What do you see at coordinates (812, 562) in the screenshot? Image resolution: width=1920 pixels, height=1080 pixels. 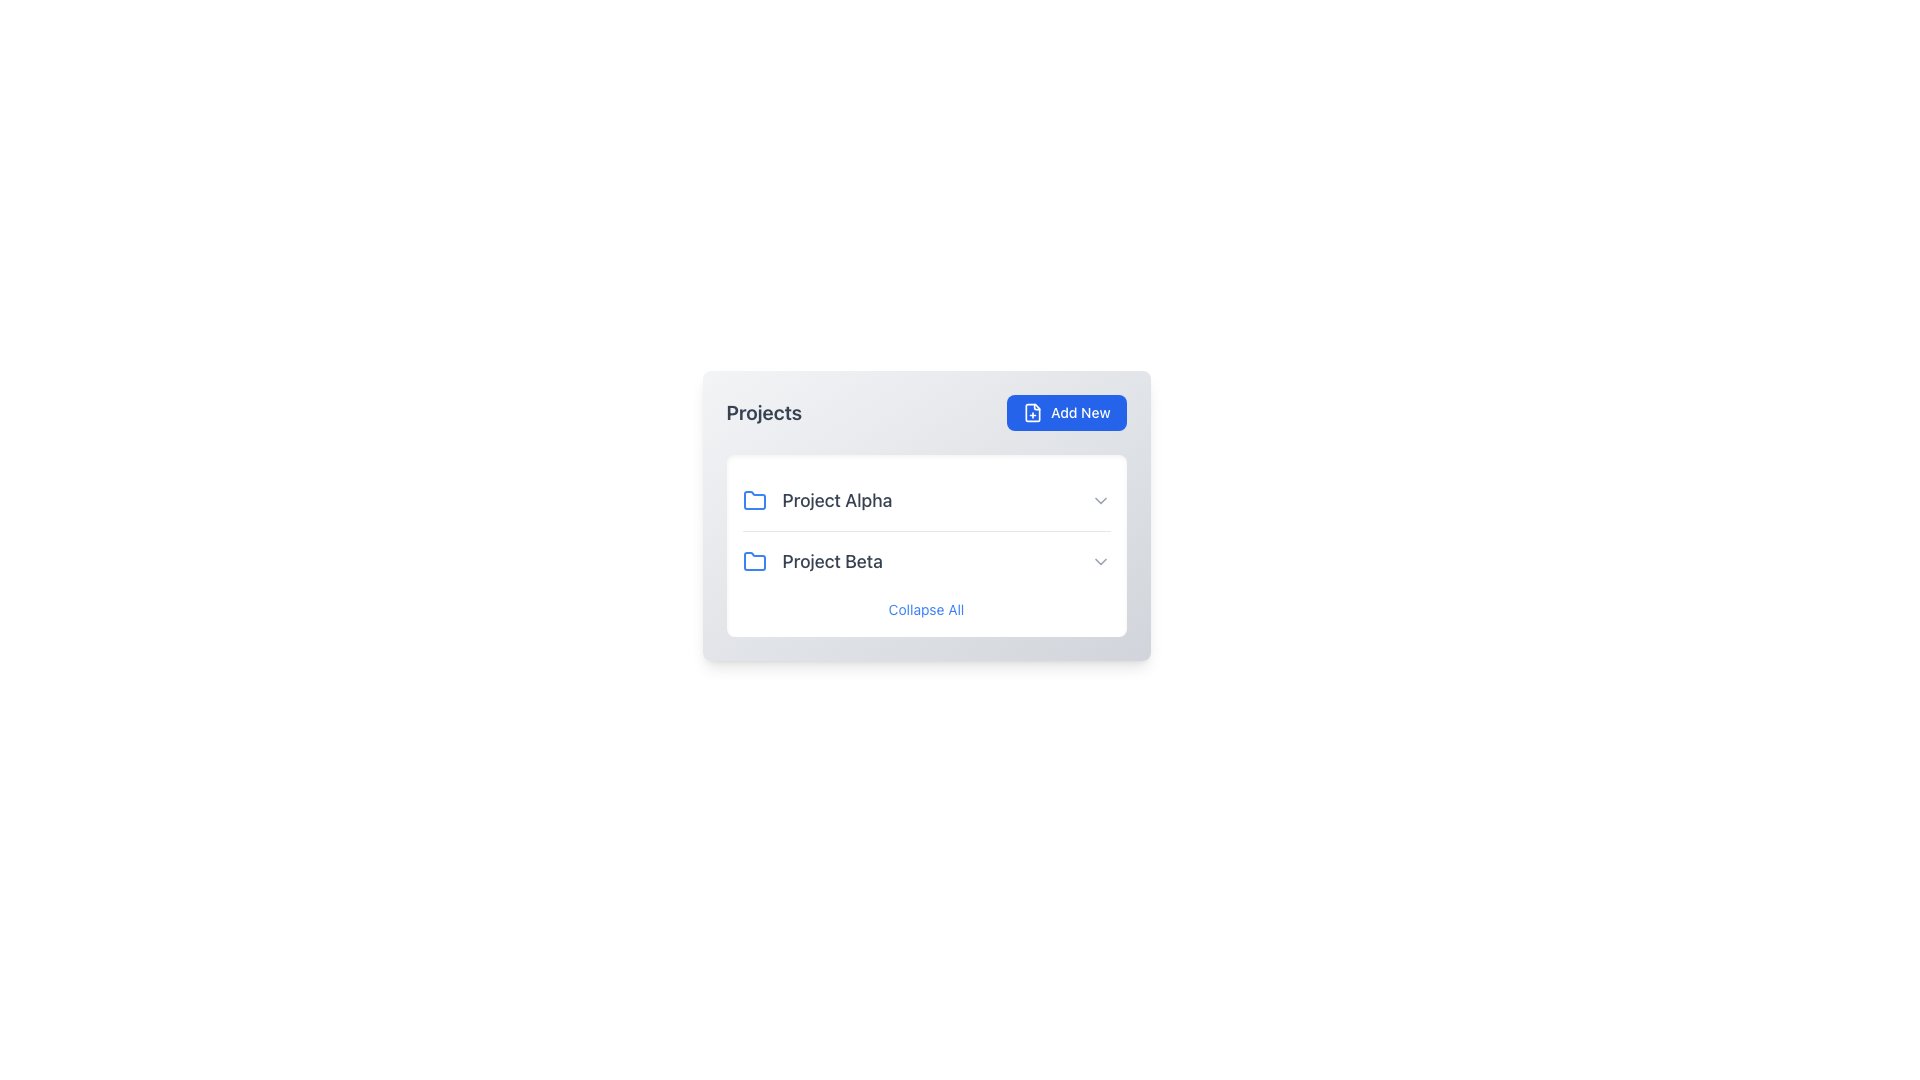 I see `the text label 'Project Beta'` at bounding box center [812, 562].